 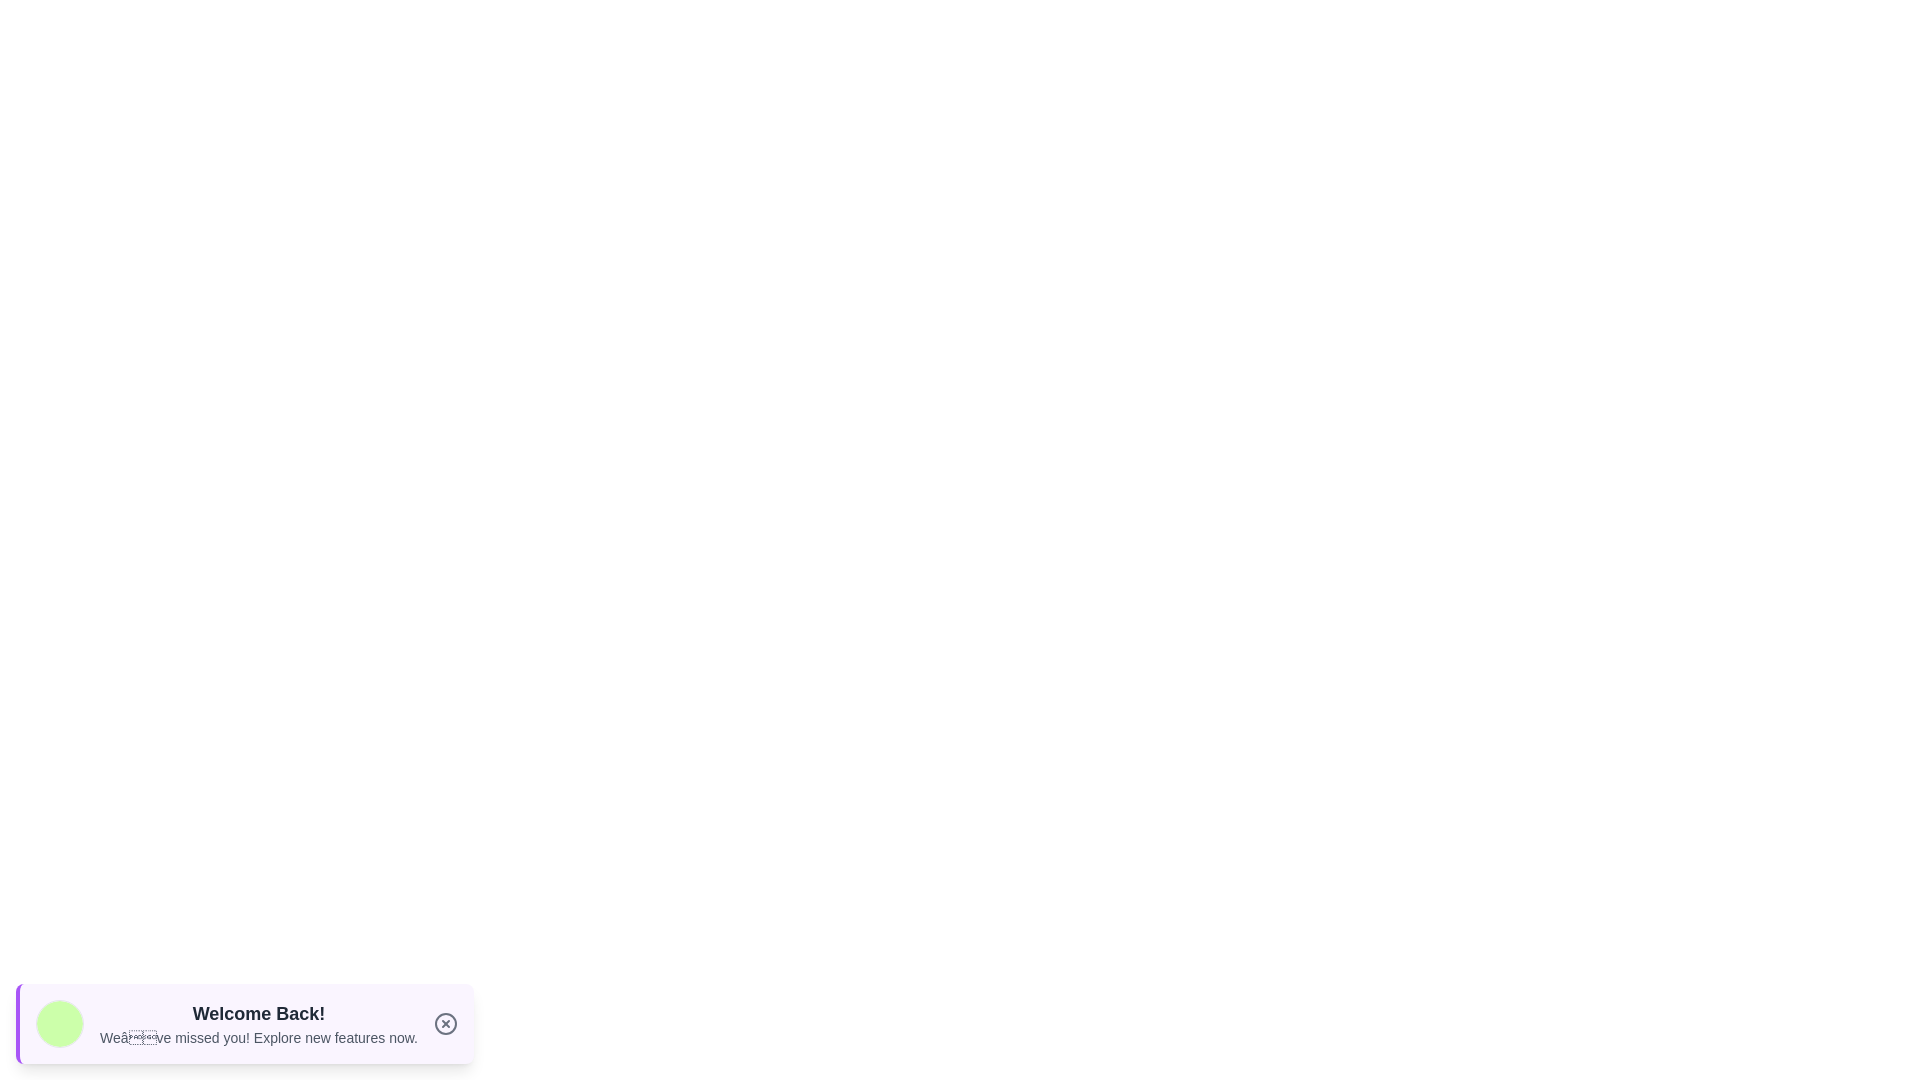 What do you see at coordinates (99, 999) in the screenshot?
I see `the text in the title of the snackbar component by clicking and dragging over it` at bounding box center [99, 999].